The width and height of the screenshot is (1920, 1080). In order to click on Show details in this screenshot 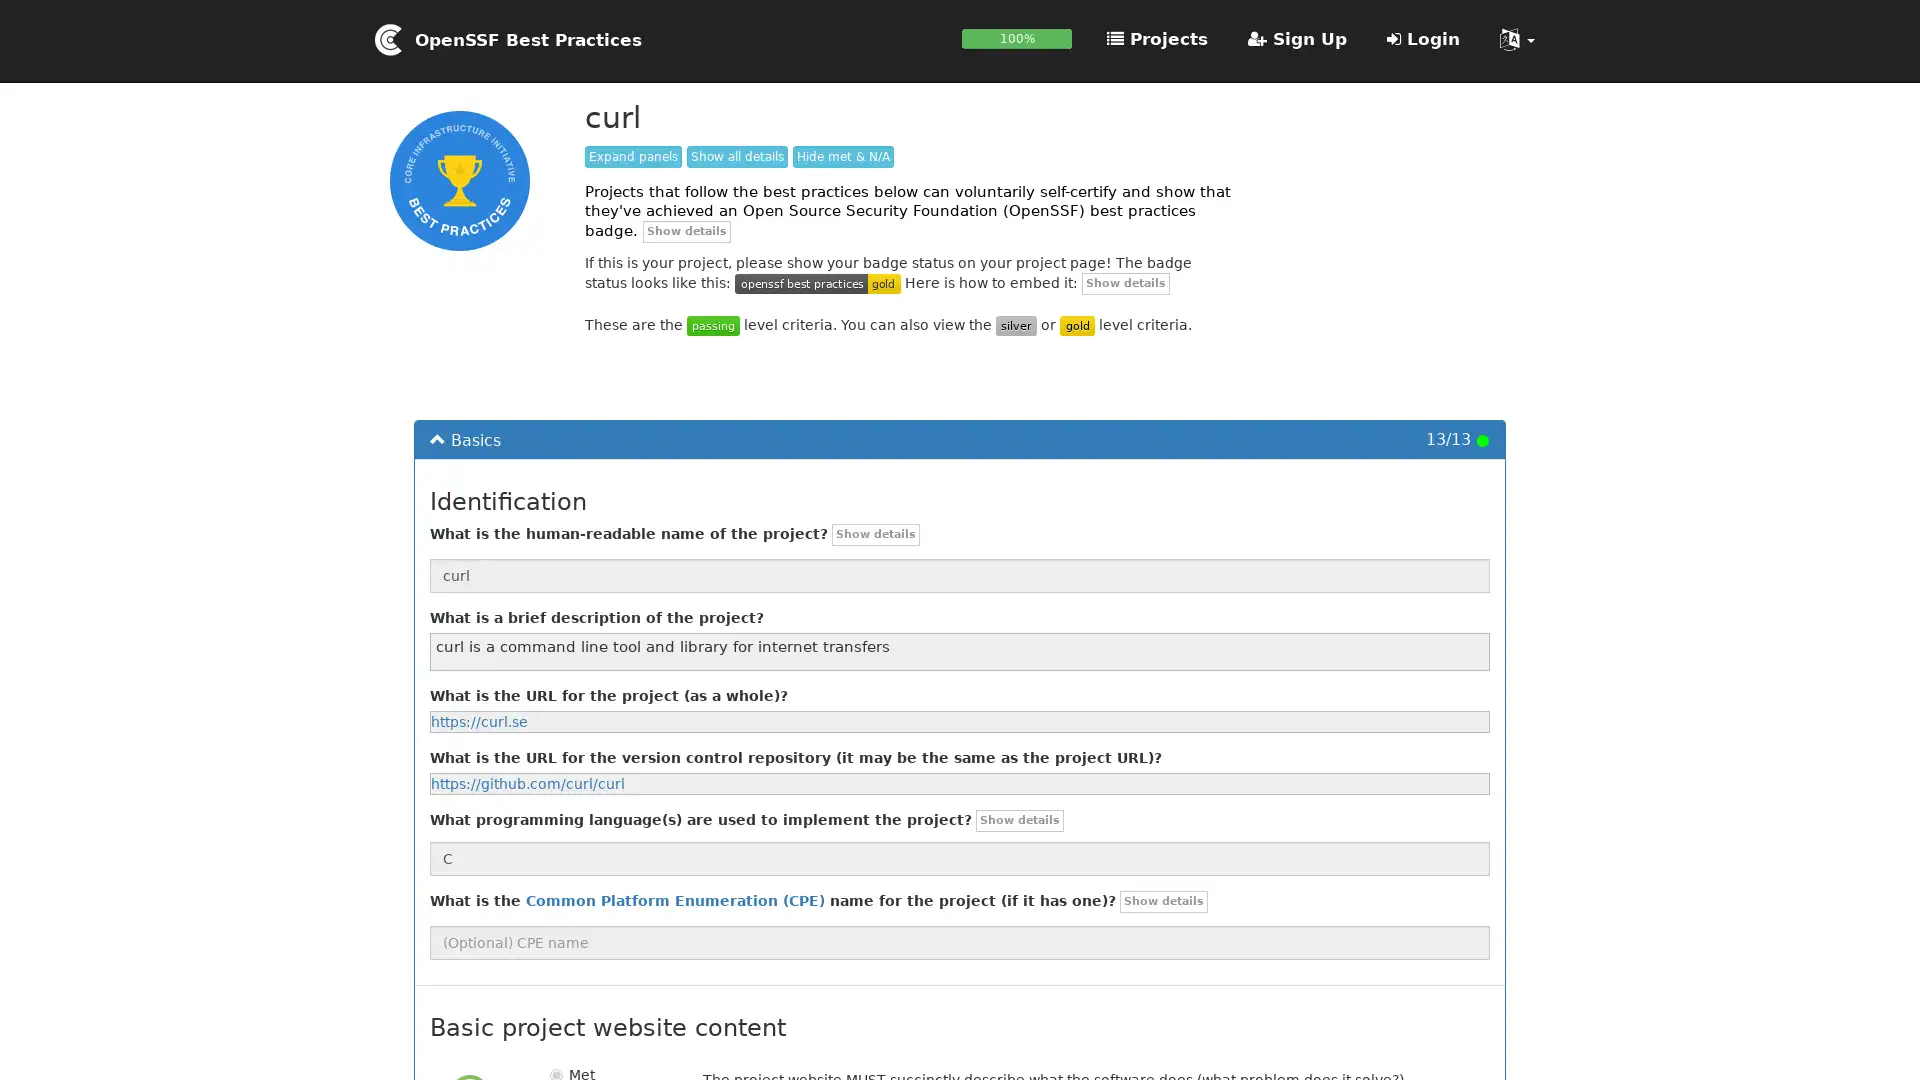, I will do `click(1163, 902)`.